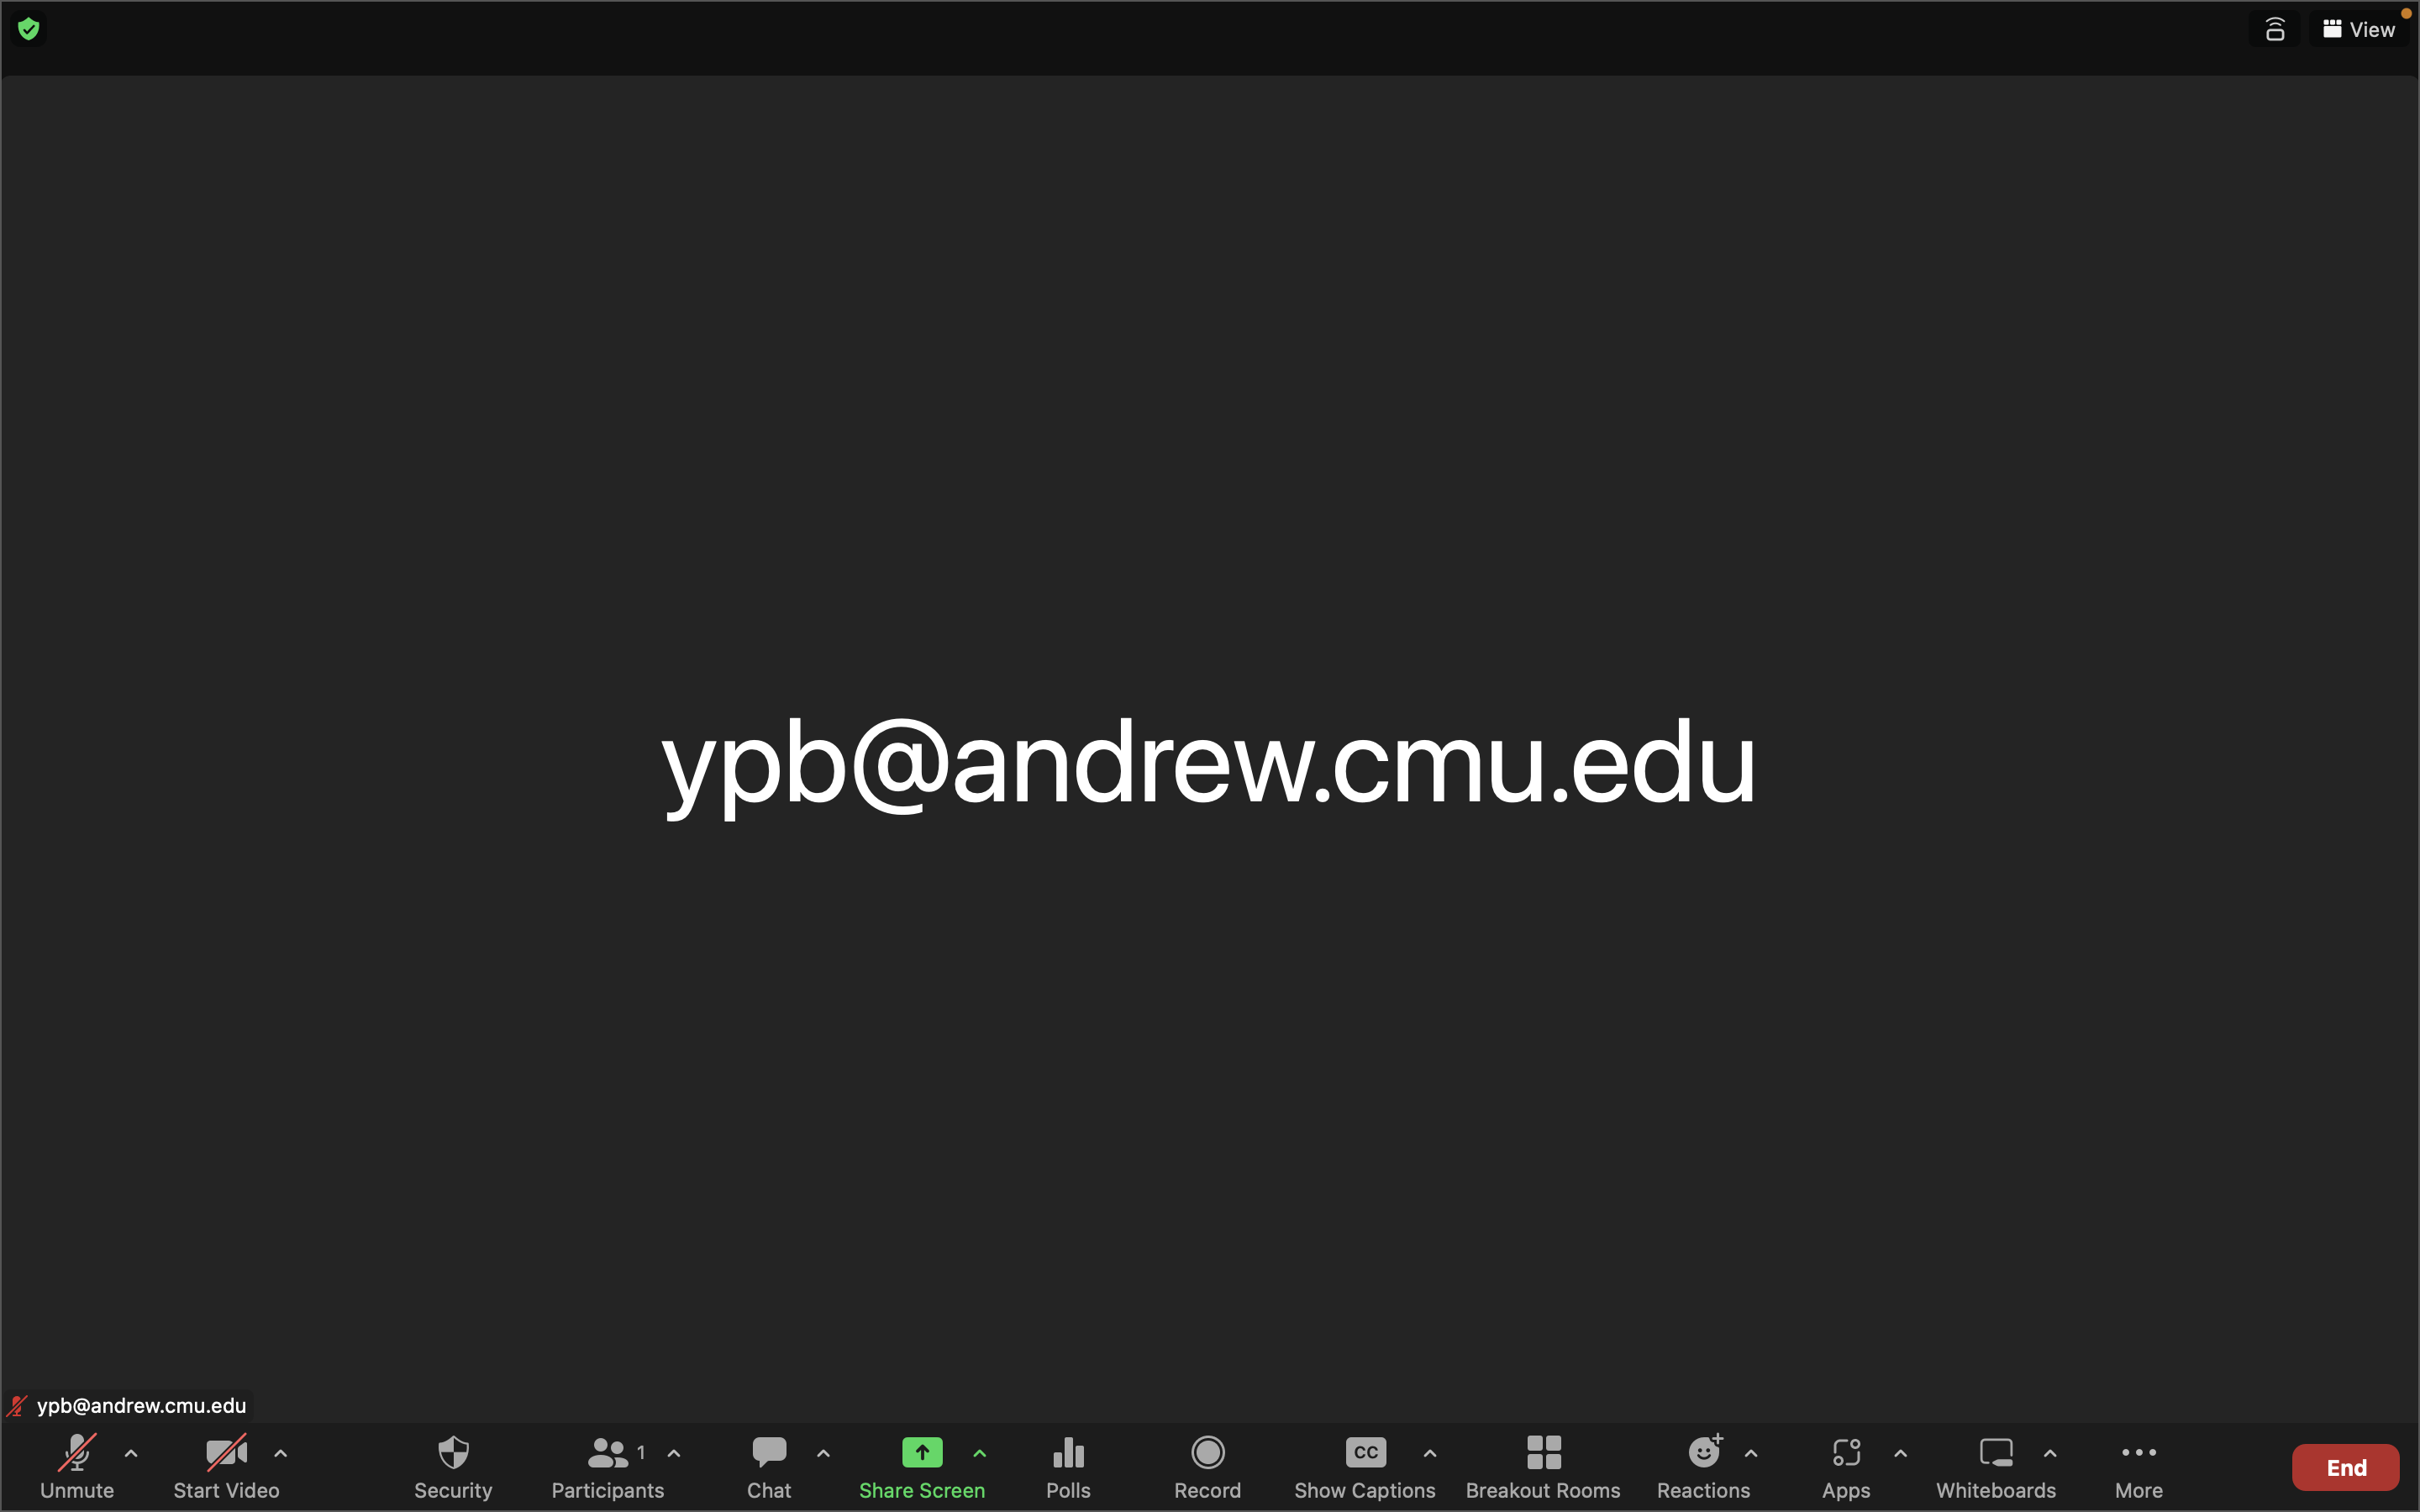 The height and width of the screenshot is (1512, 2420). I want to click on the end meeting options, so click(2344, 1463).